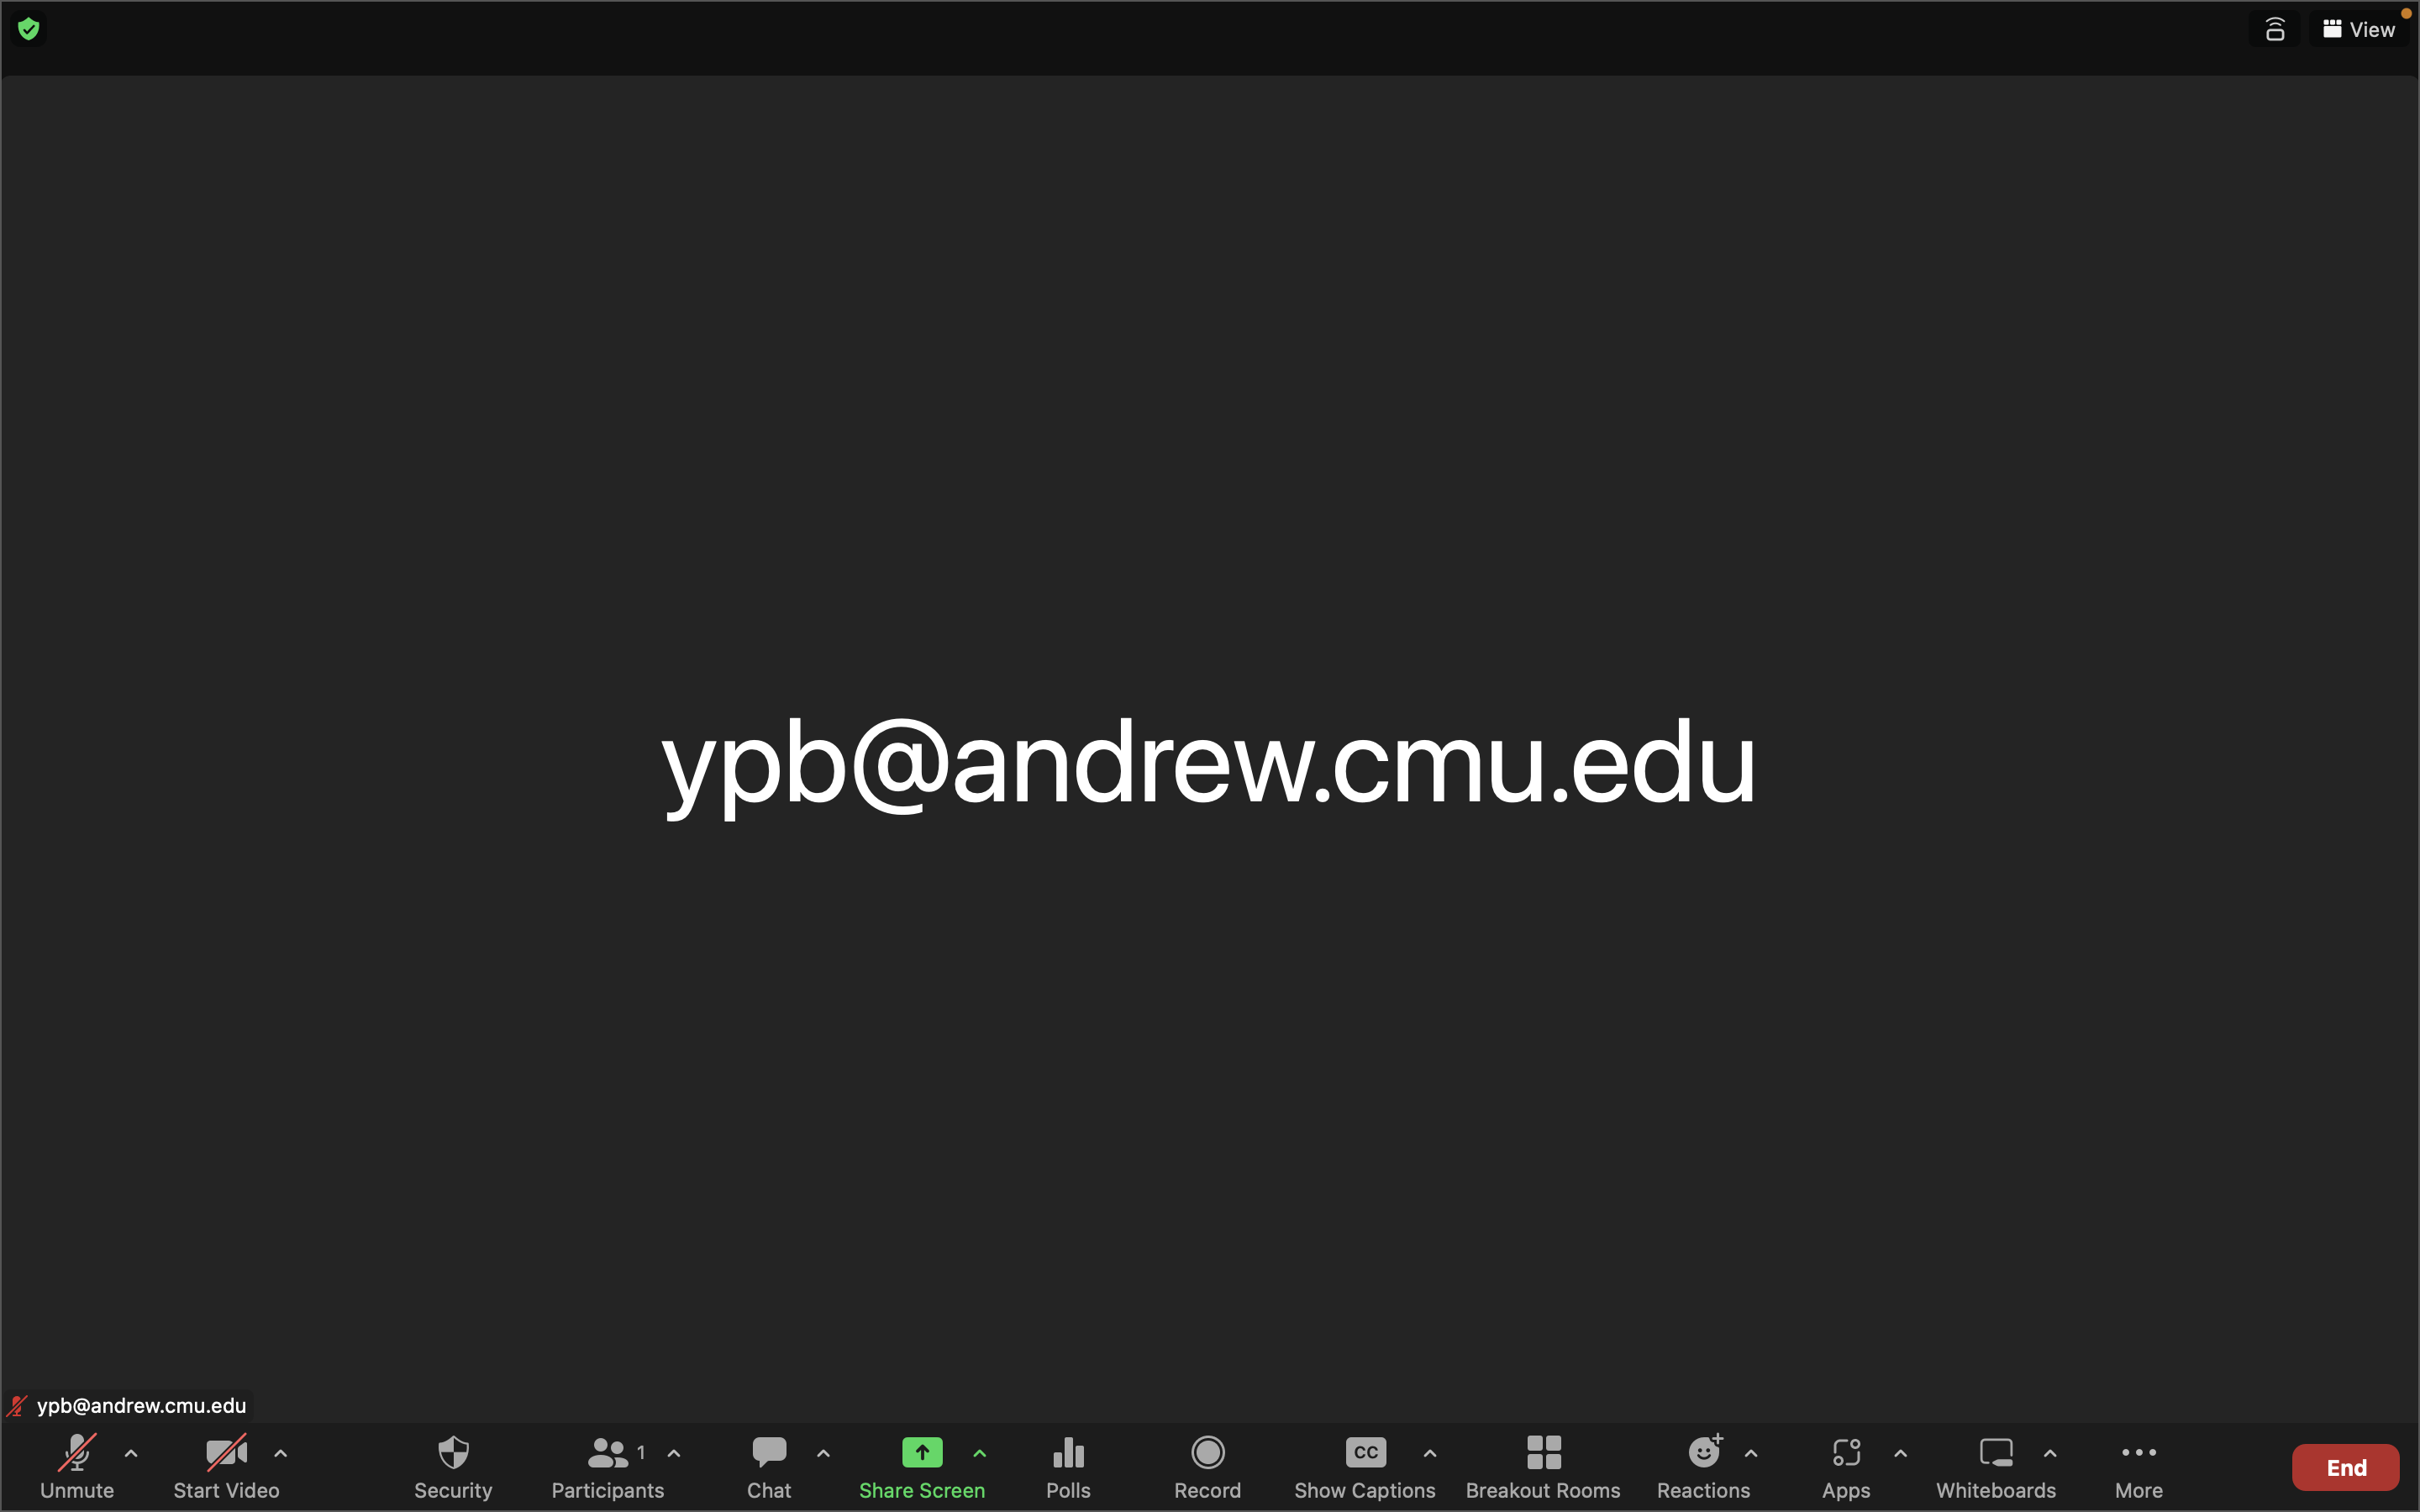 The height and width of the screenshot is (1512, 2420). I want to click on the end meeting options, so click(2344, 1463).